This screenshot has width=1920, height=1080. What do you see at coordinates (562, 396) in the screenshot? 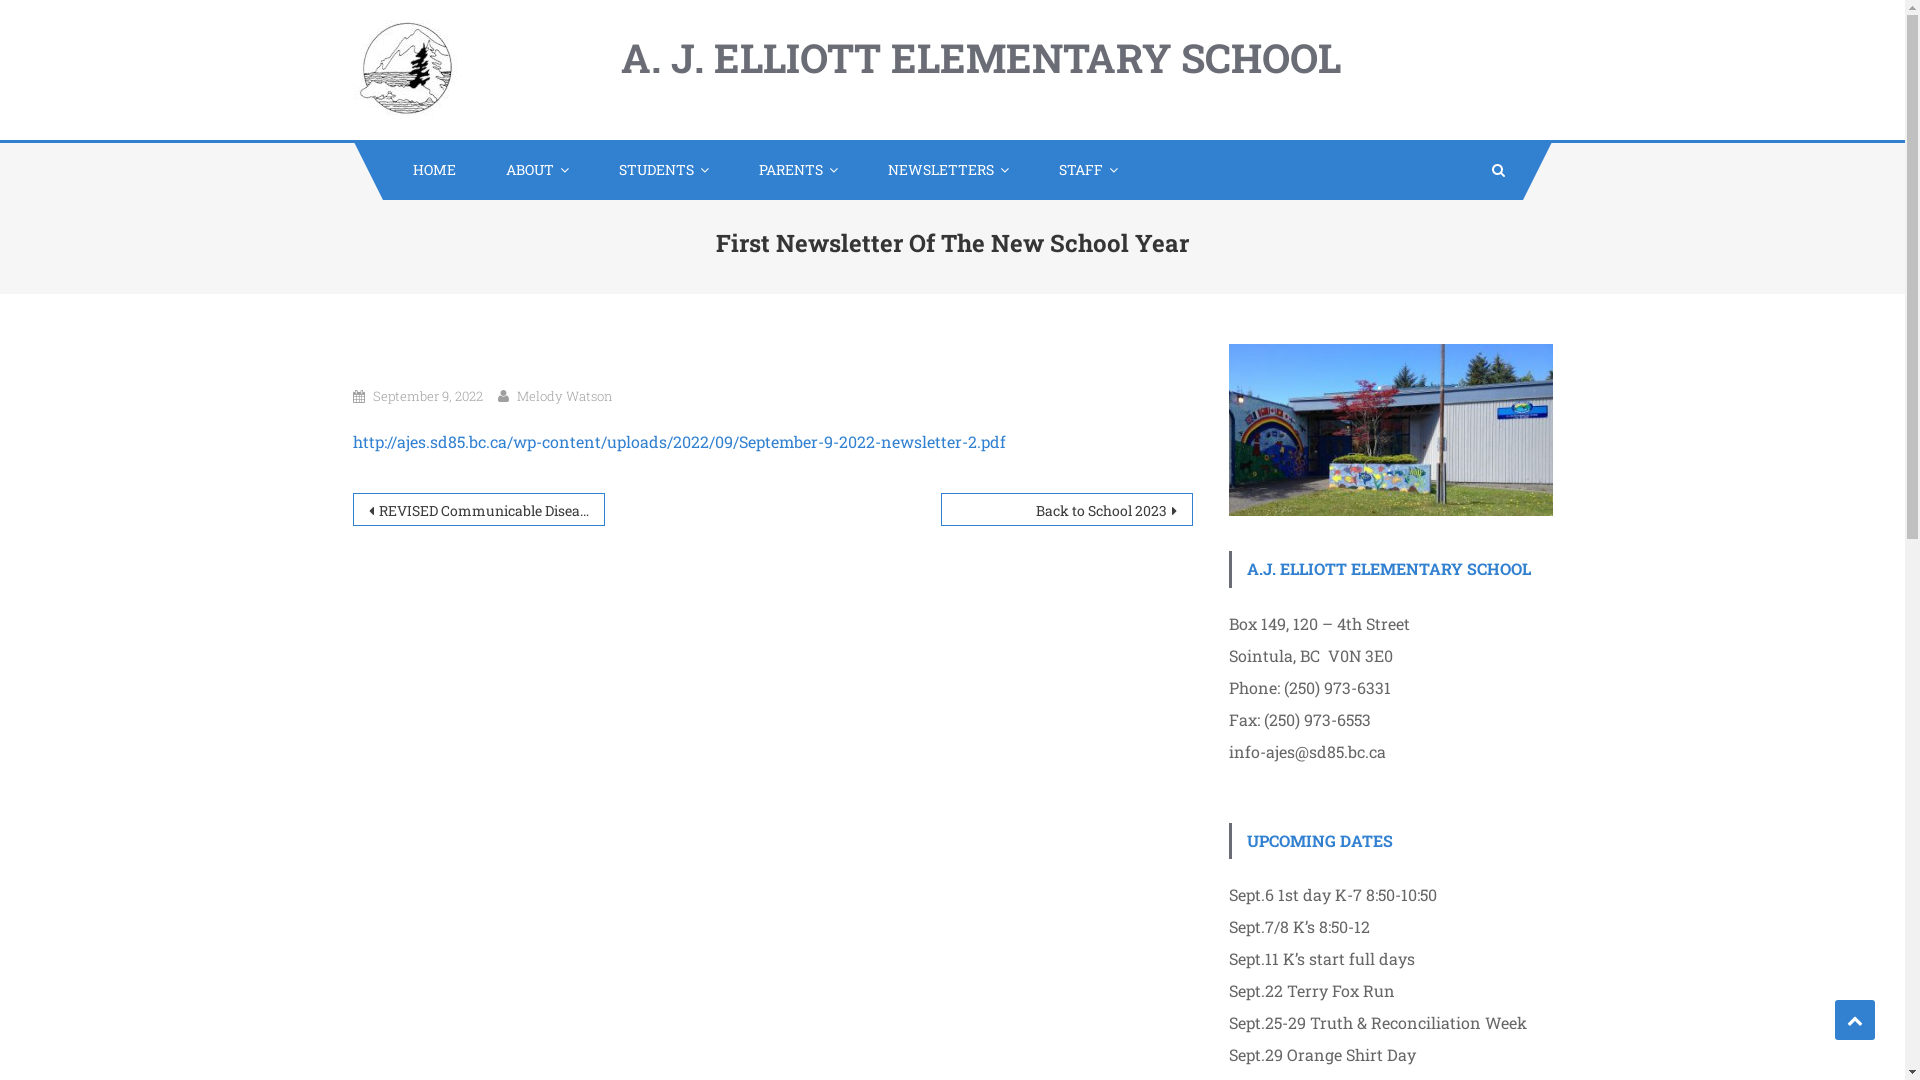
I see `'Melody Watson'` at bounding box center [562, 396].